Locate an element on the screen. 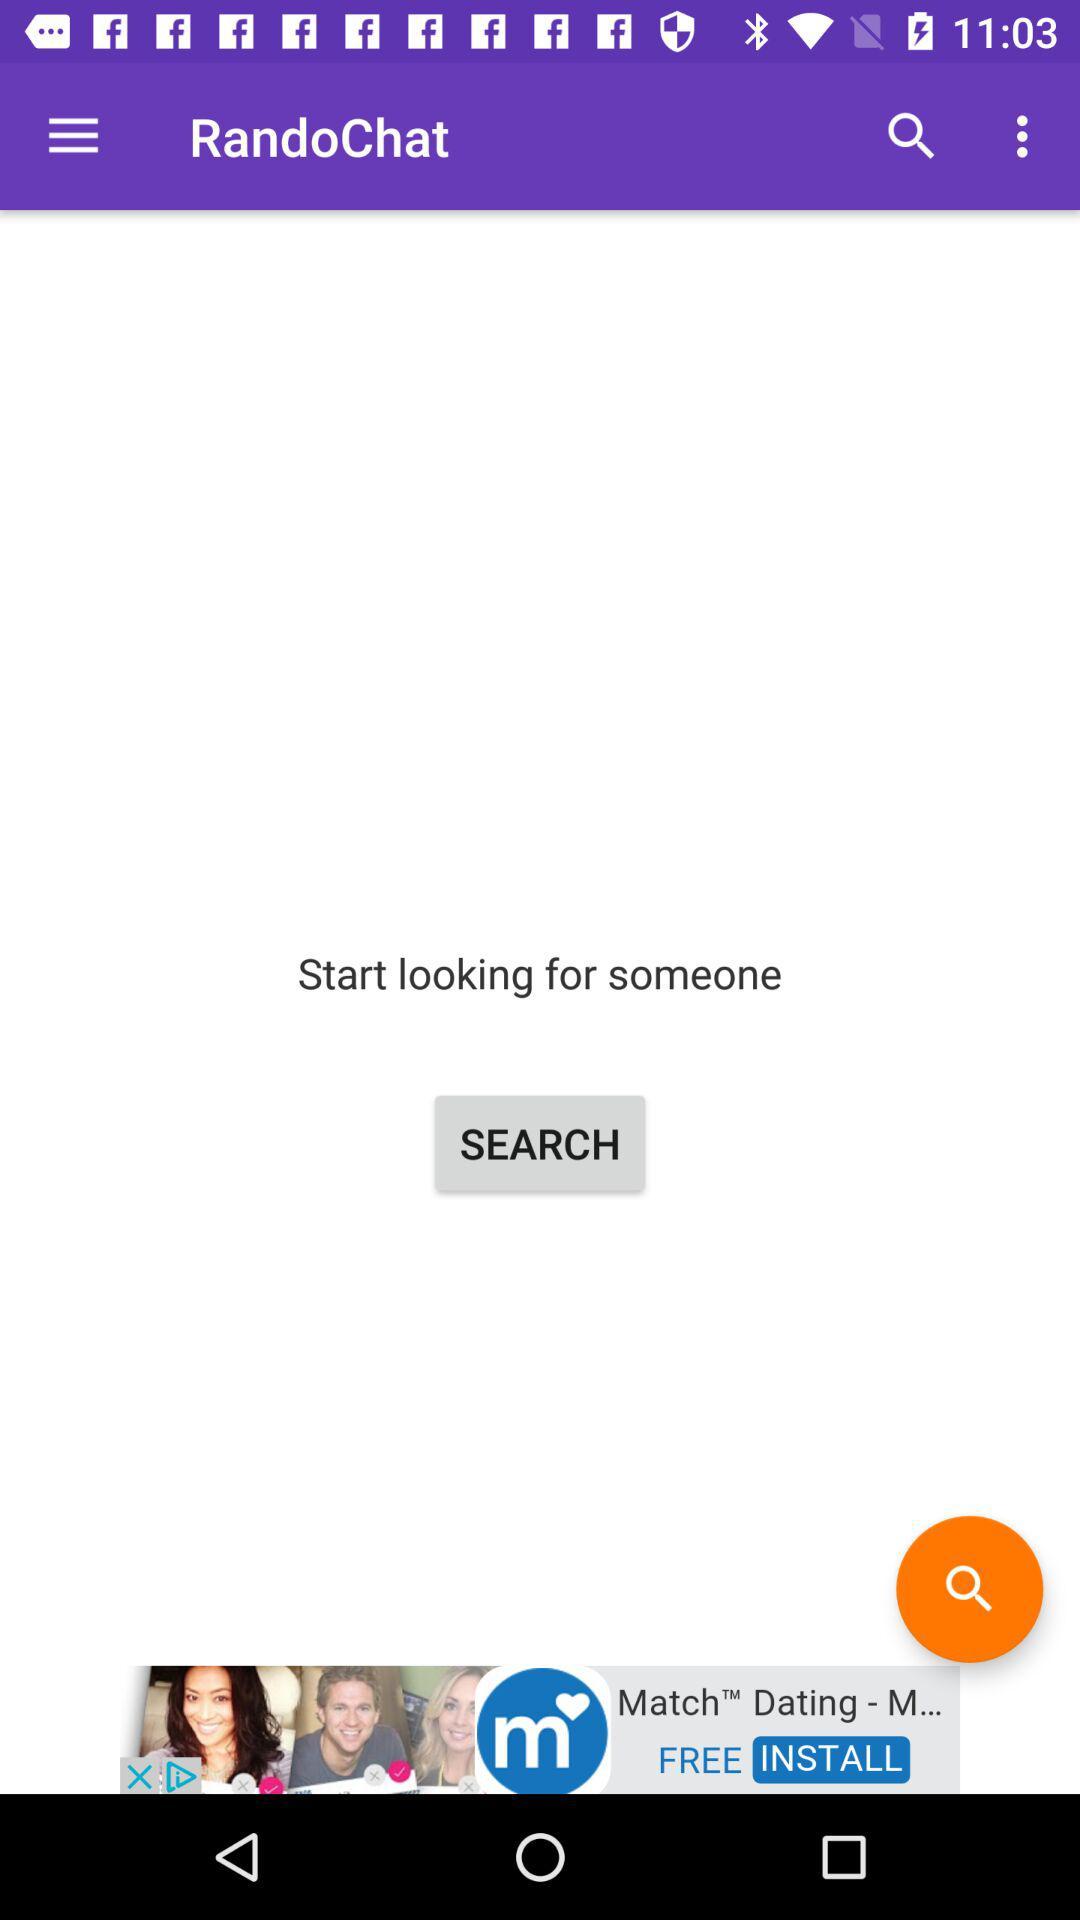 This screenshot has height=1920, width=1080. the advertisement is located at coordinates (540, 1727).